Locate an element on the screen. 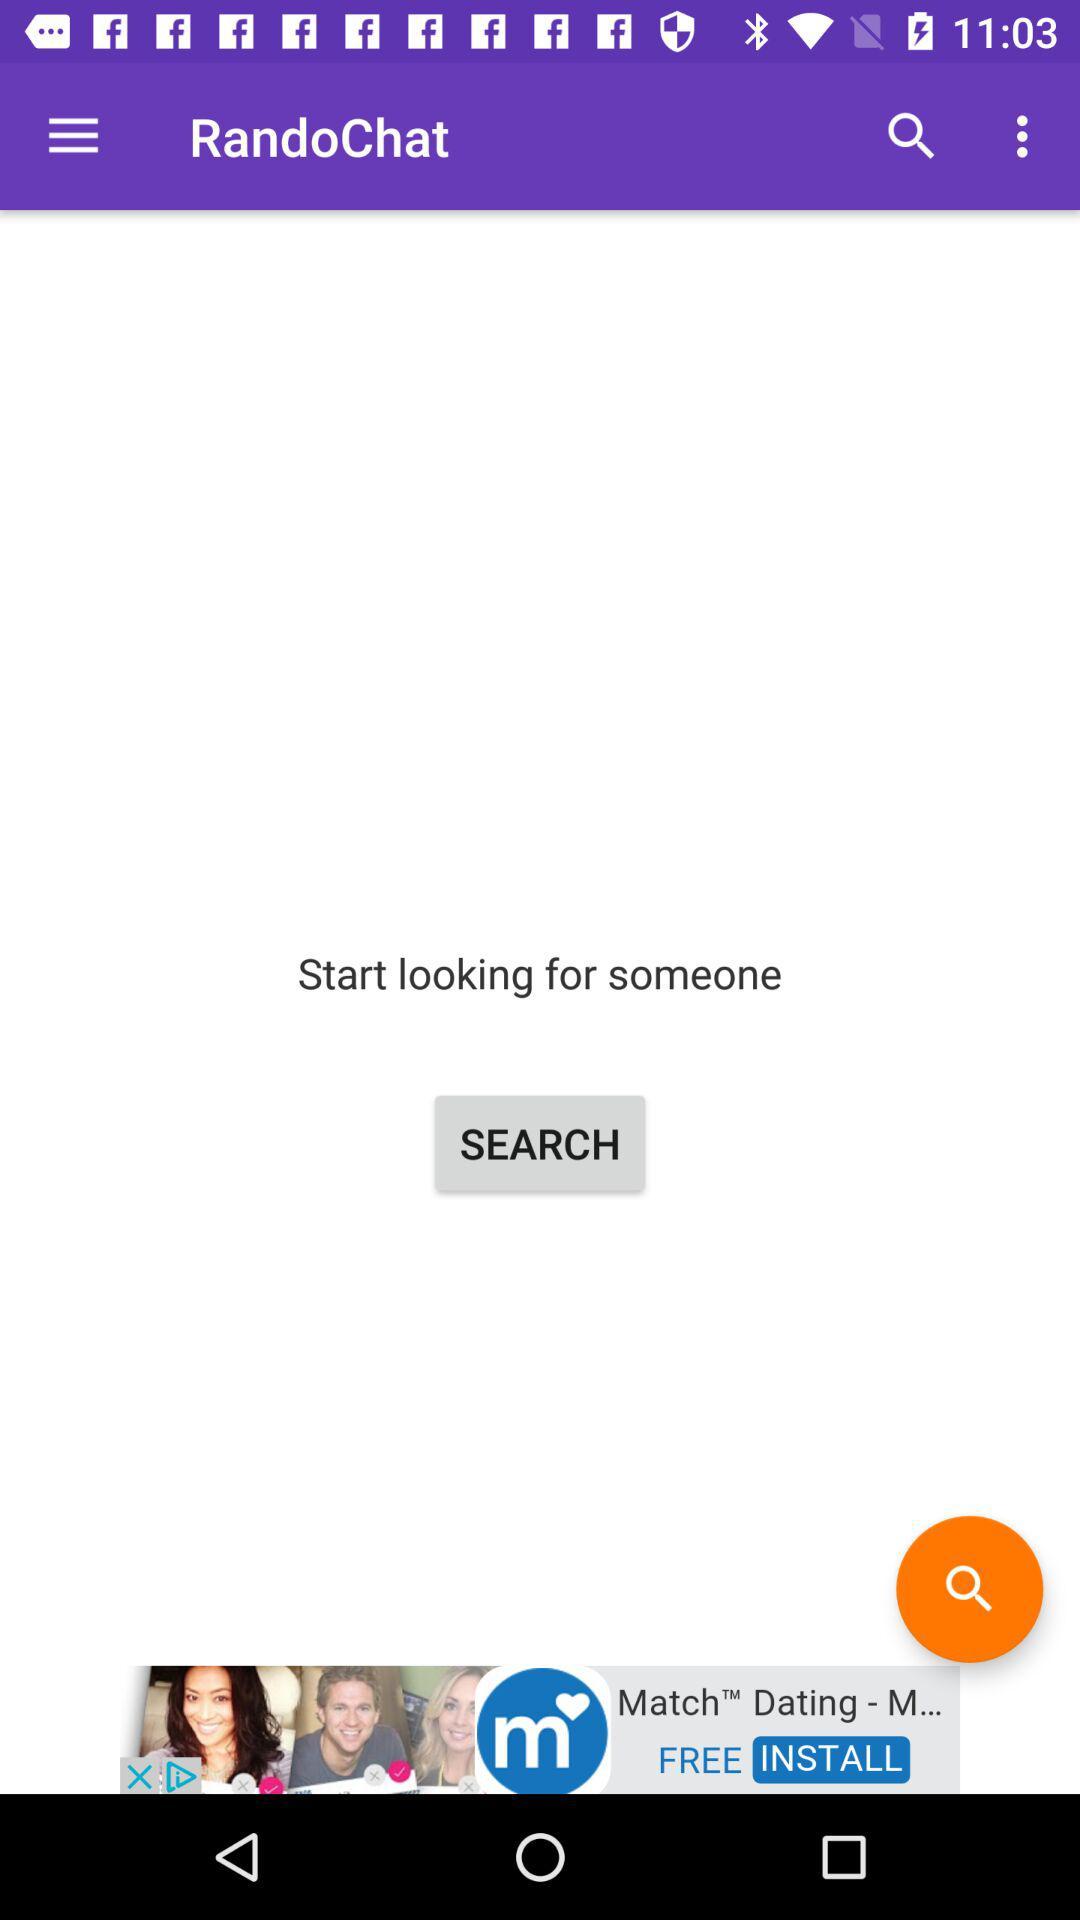 This screenshot has height=1920, width=1080. the advertisement is located at coordinates (540, 1727).